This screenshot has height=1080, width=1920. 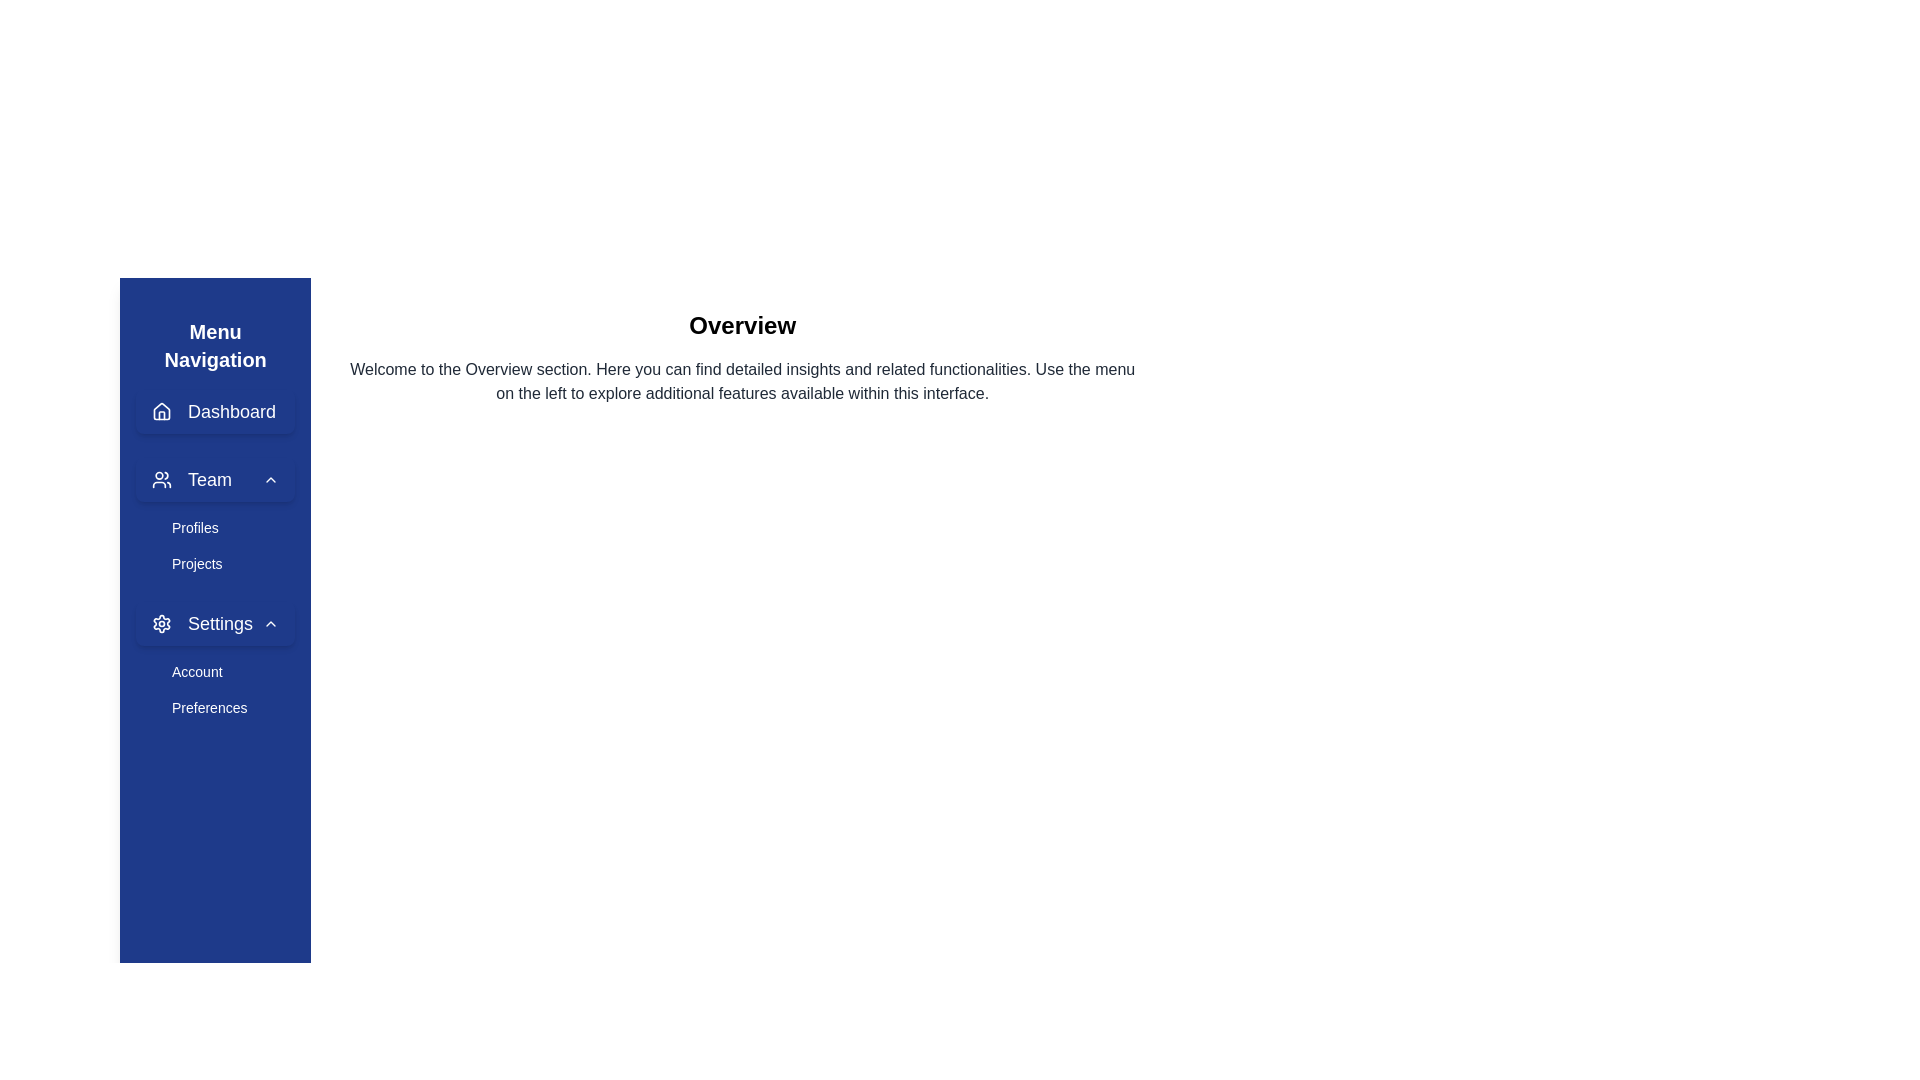 I want to click on the 'Team' icon located in the second item of the navigation menu on the left sidebar, so click(x=162, y=479).